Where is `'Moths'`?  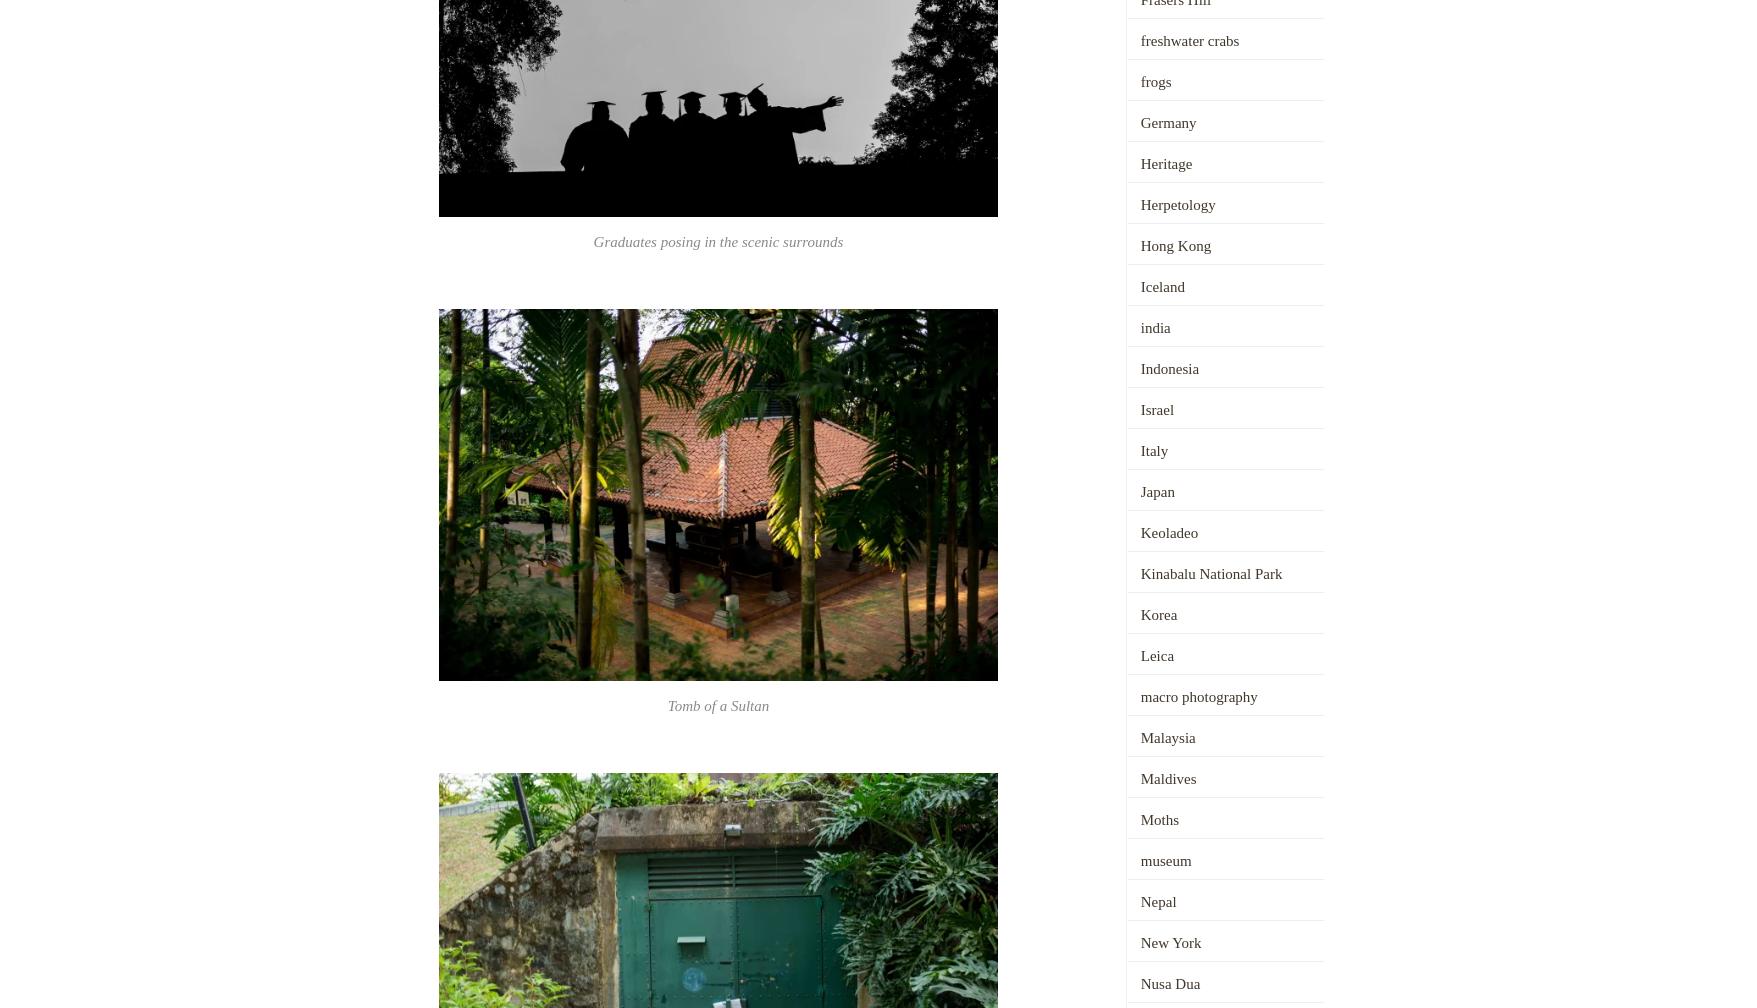
'Moths' is located at coordinates (1158, 819).